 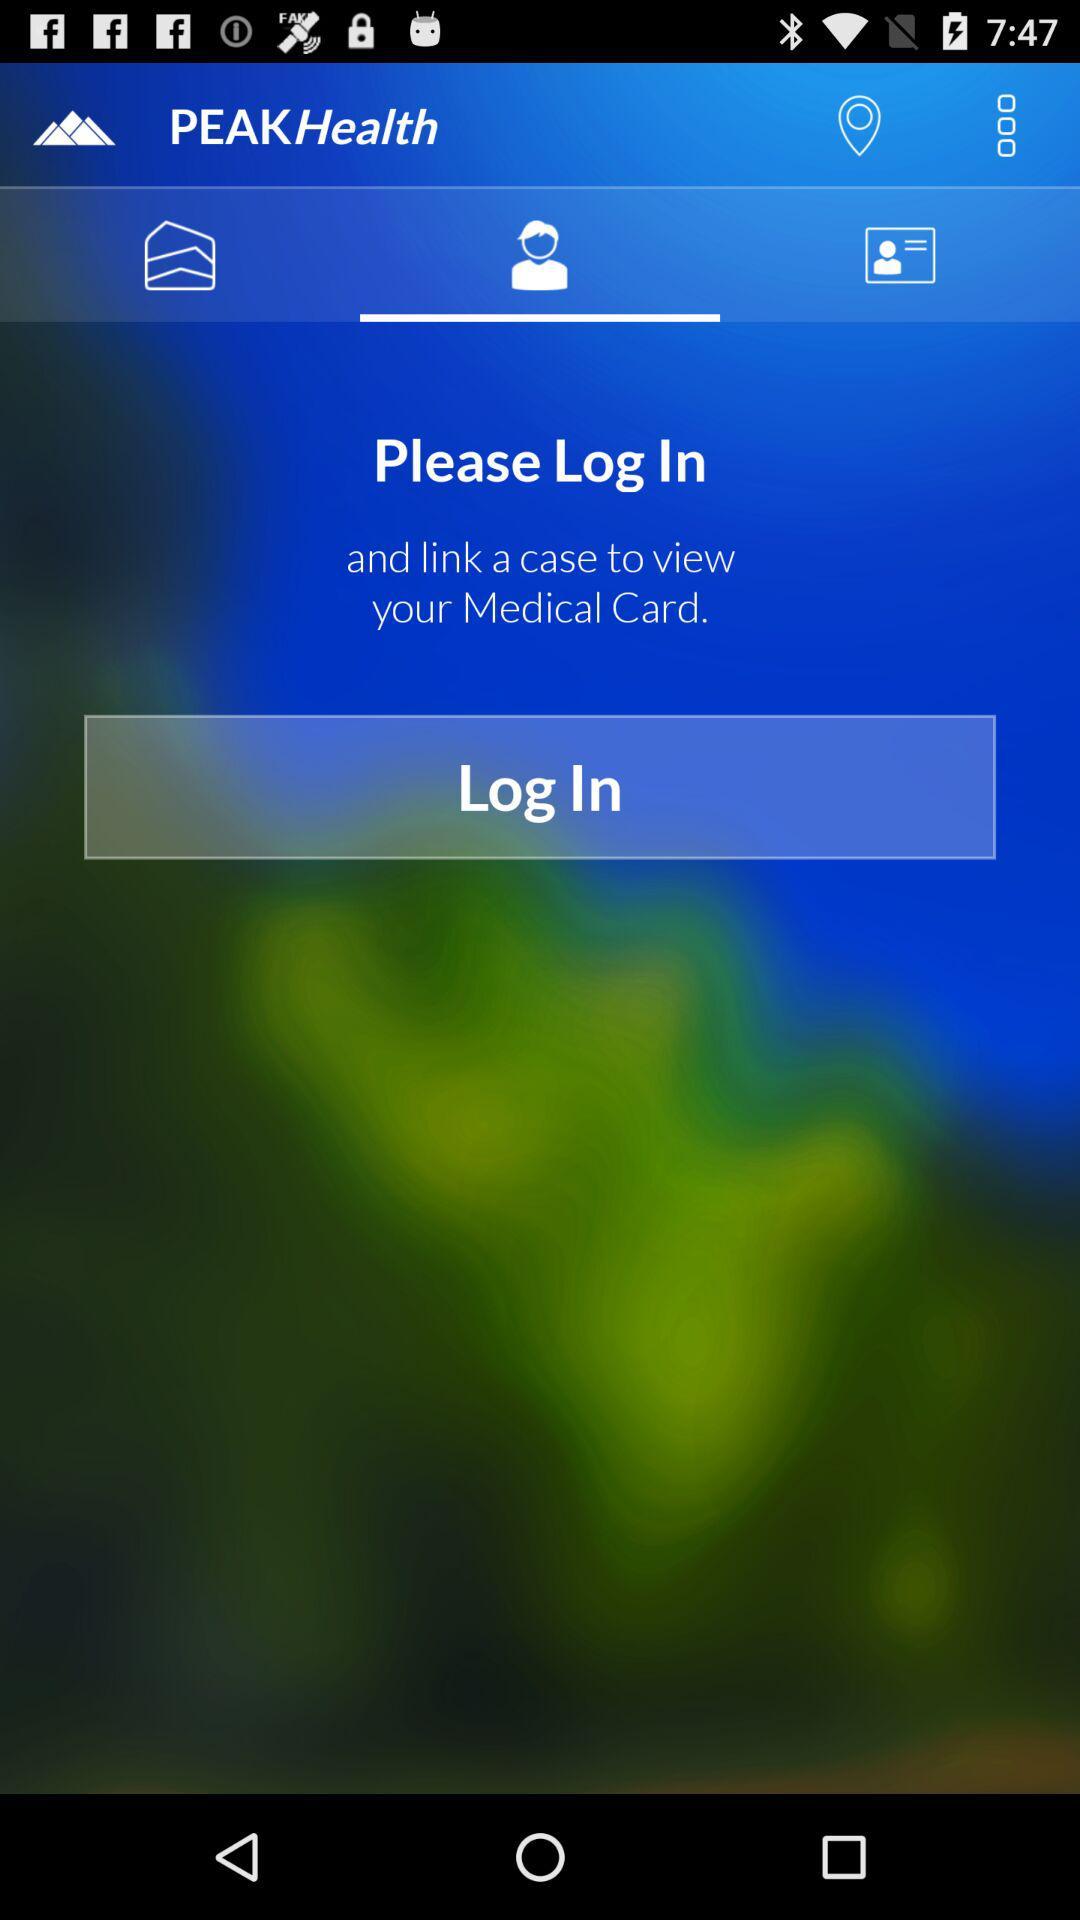 What do you see at coordinates (540, 254) in the screenshot?
I see `my account` at bounding box center [540, 254].